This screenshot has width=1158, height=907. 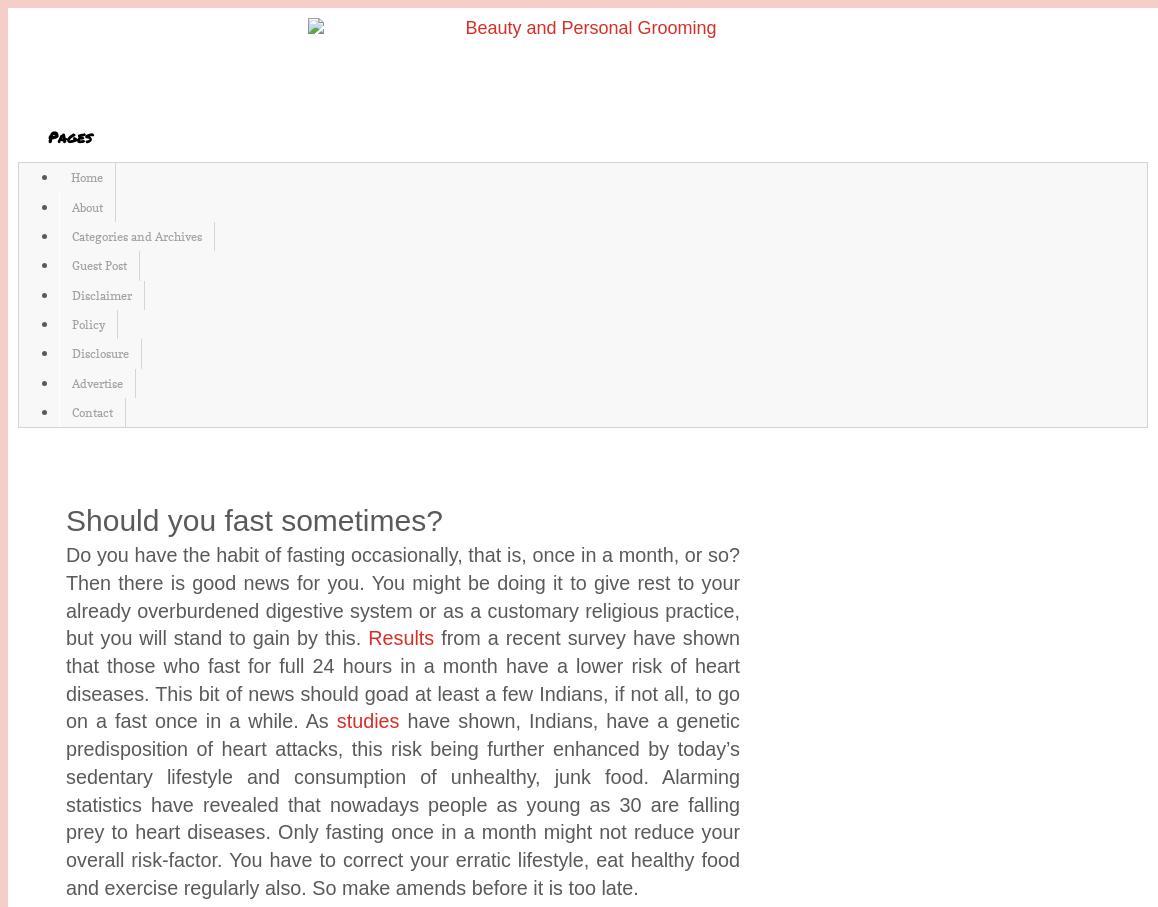 I want to click on 'Disclosure', so click(x=100, y=352).